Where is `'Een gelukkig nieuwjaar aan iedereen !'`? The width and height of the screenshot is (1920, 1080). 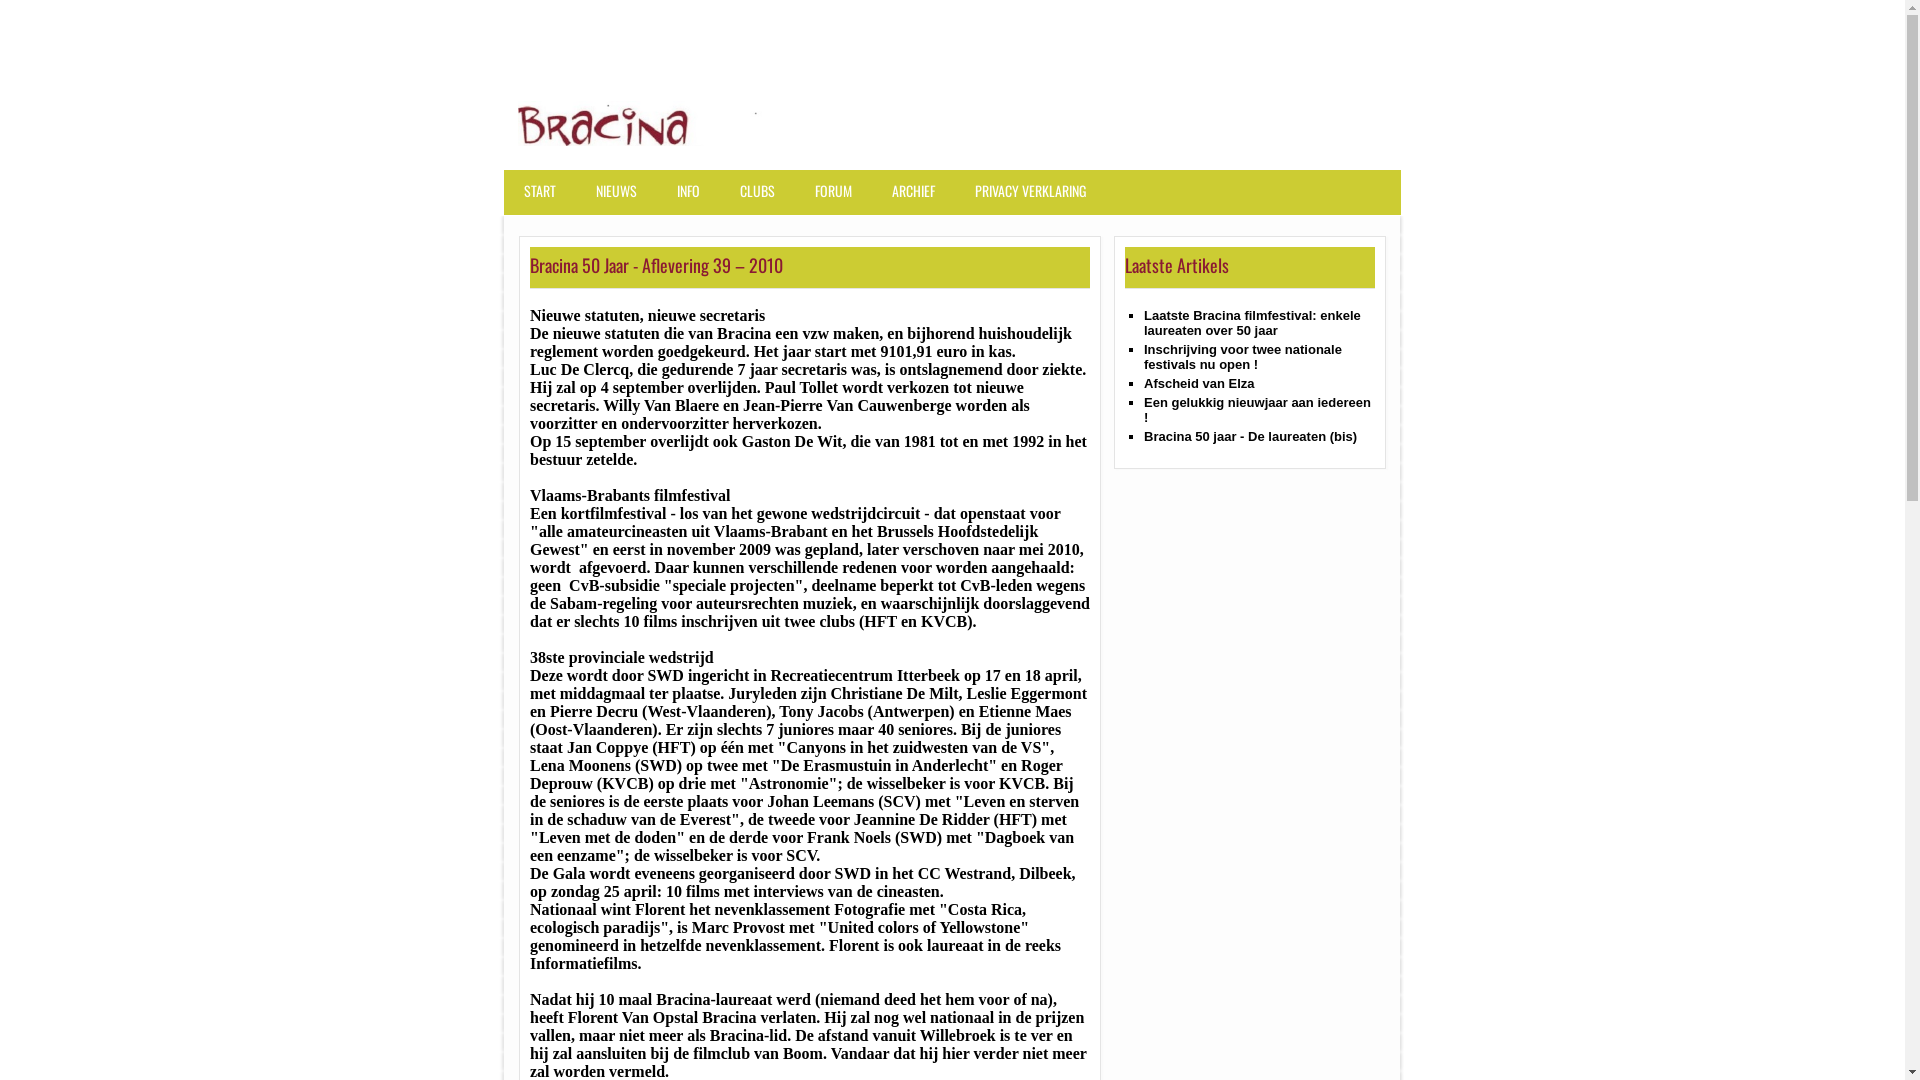
'Een gelukkig nieuwjaar aan iedereen !' is located at coordinates (1256, 408).